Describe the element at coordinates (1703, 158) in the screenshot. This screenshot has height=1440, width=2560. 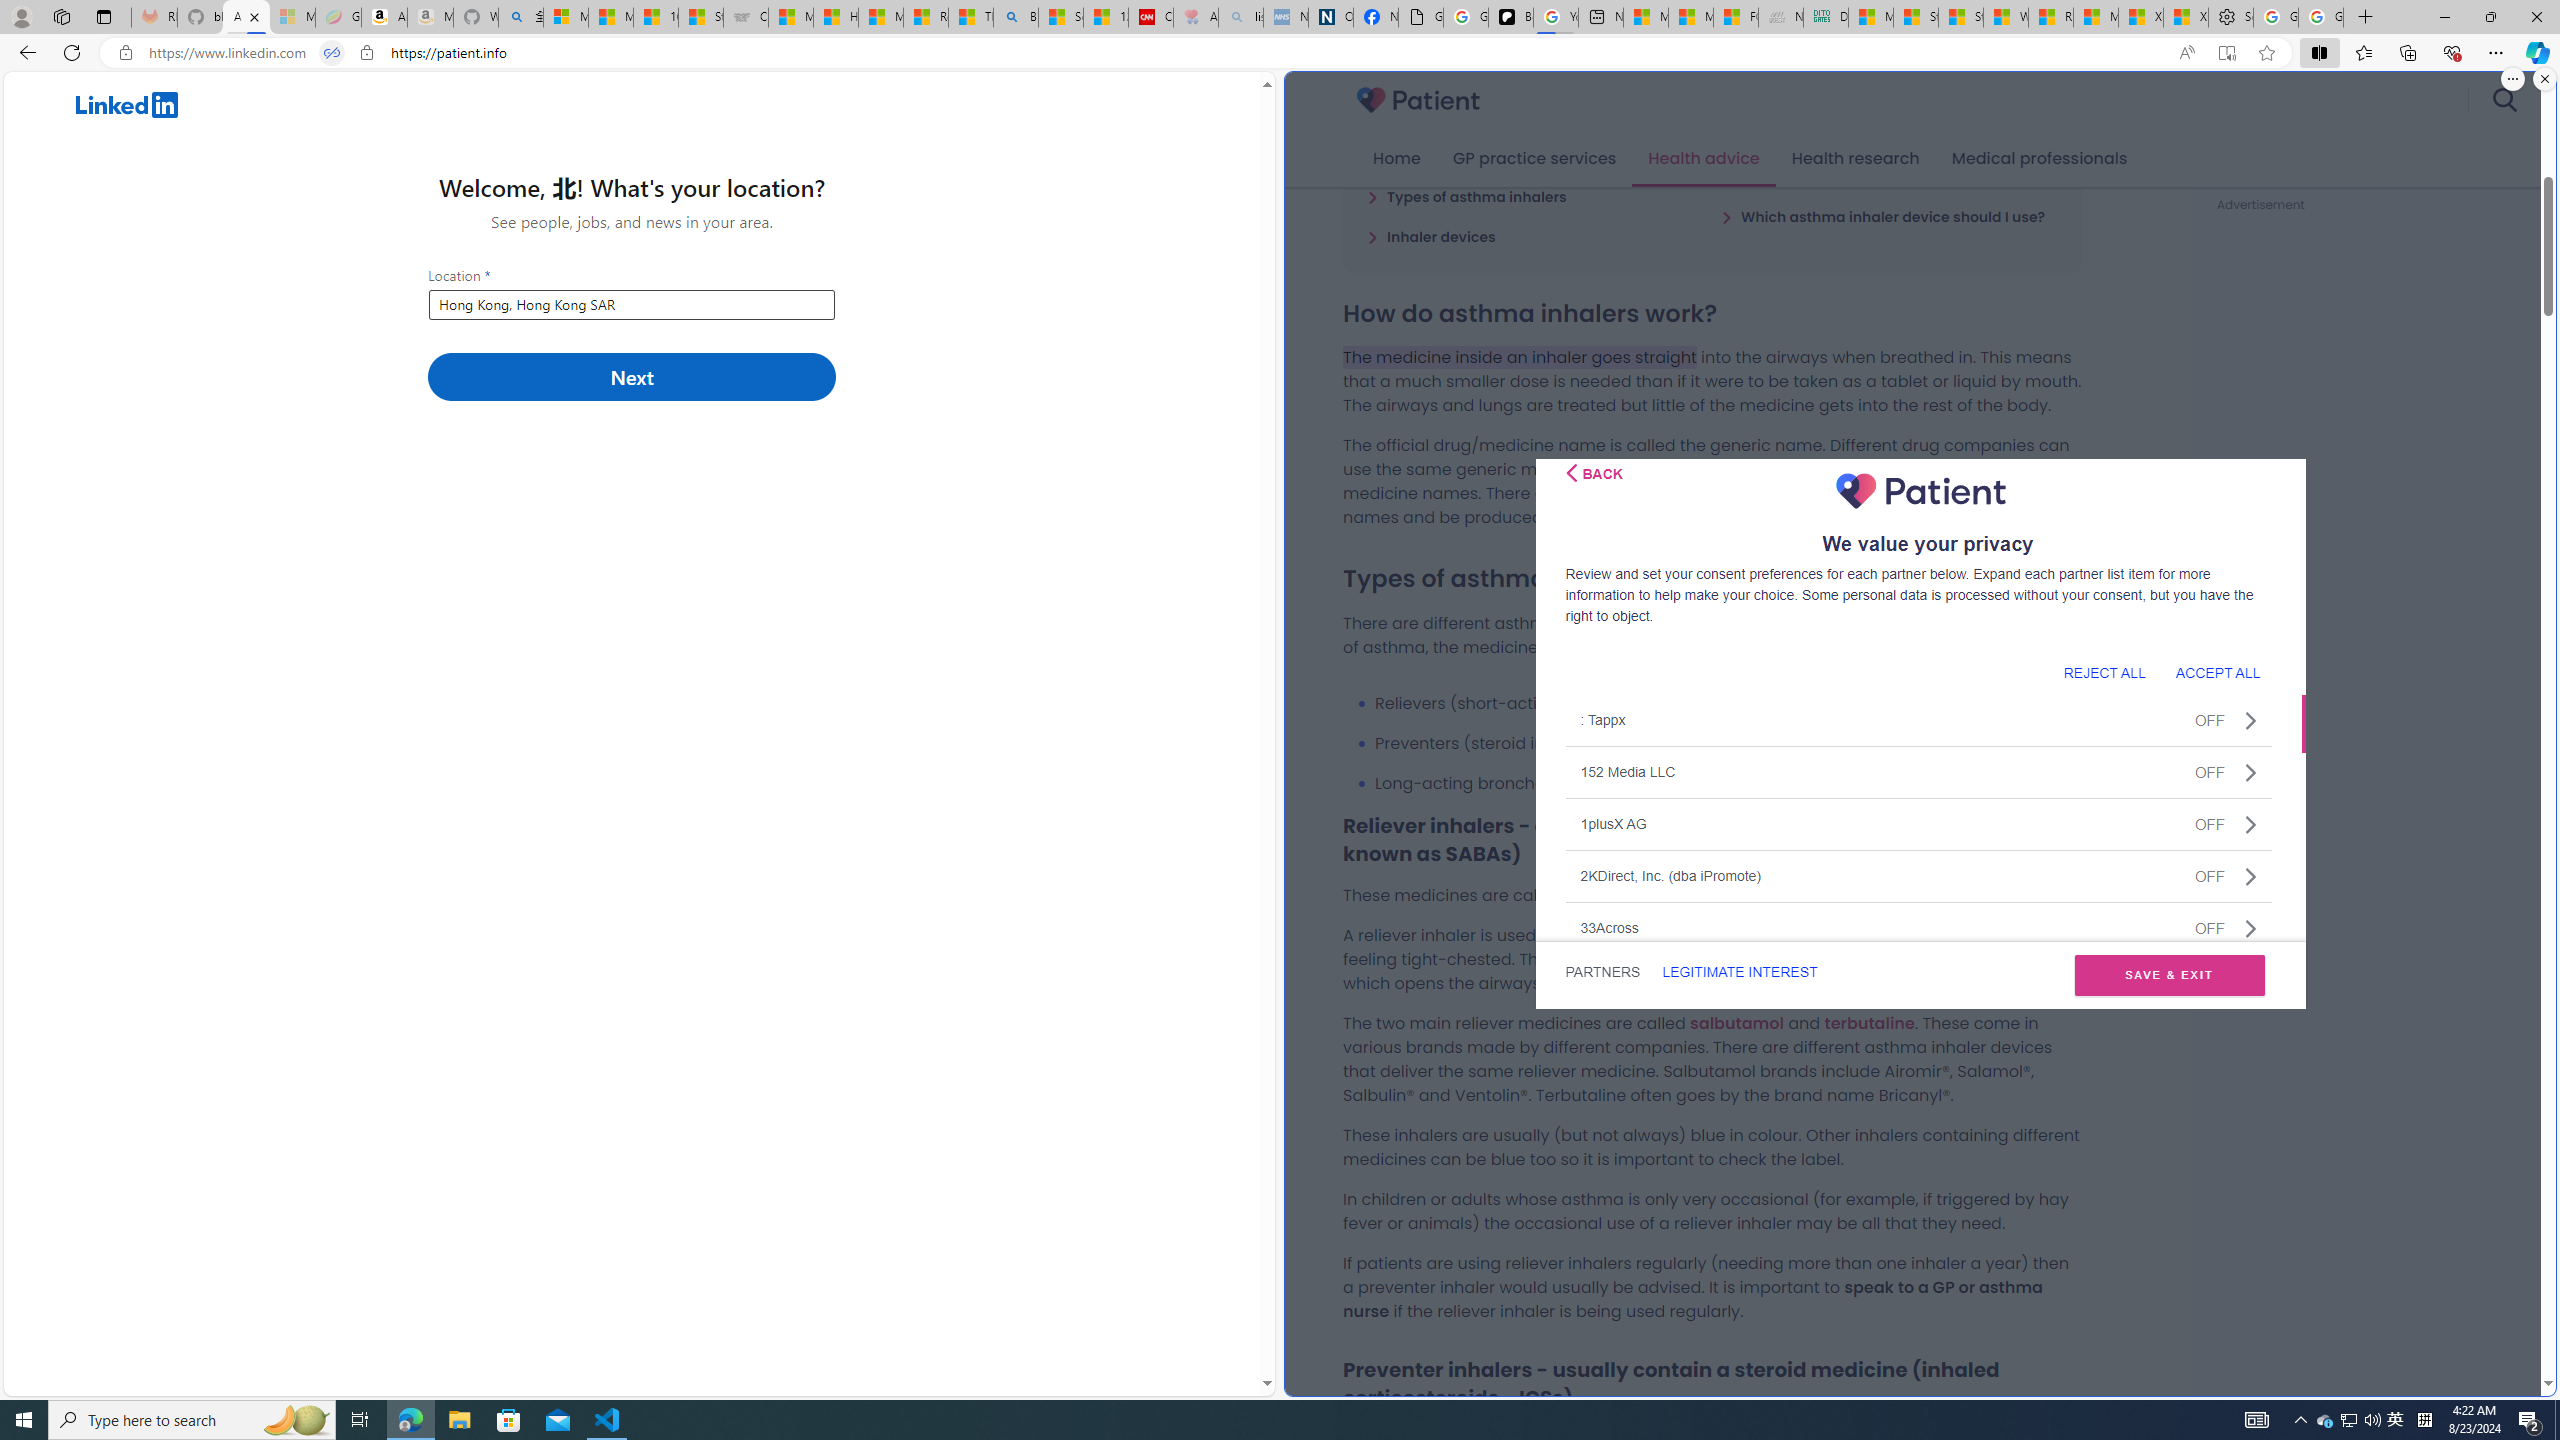
I see `'Health advice'` at that location.